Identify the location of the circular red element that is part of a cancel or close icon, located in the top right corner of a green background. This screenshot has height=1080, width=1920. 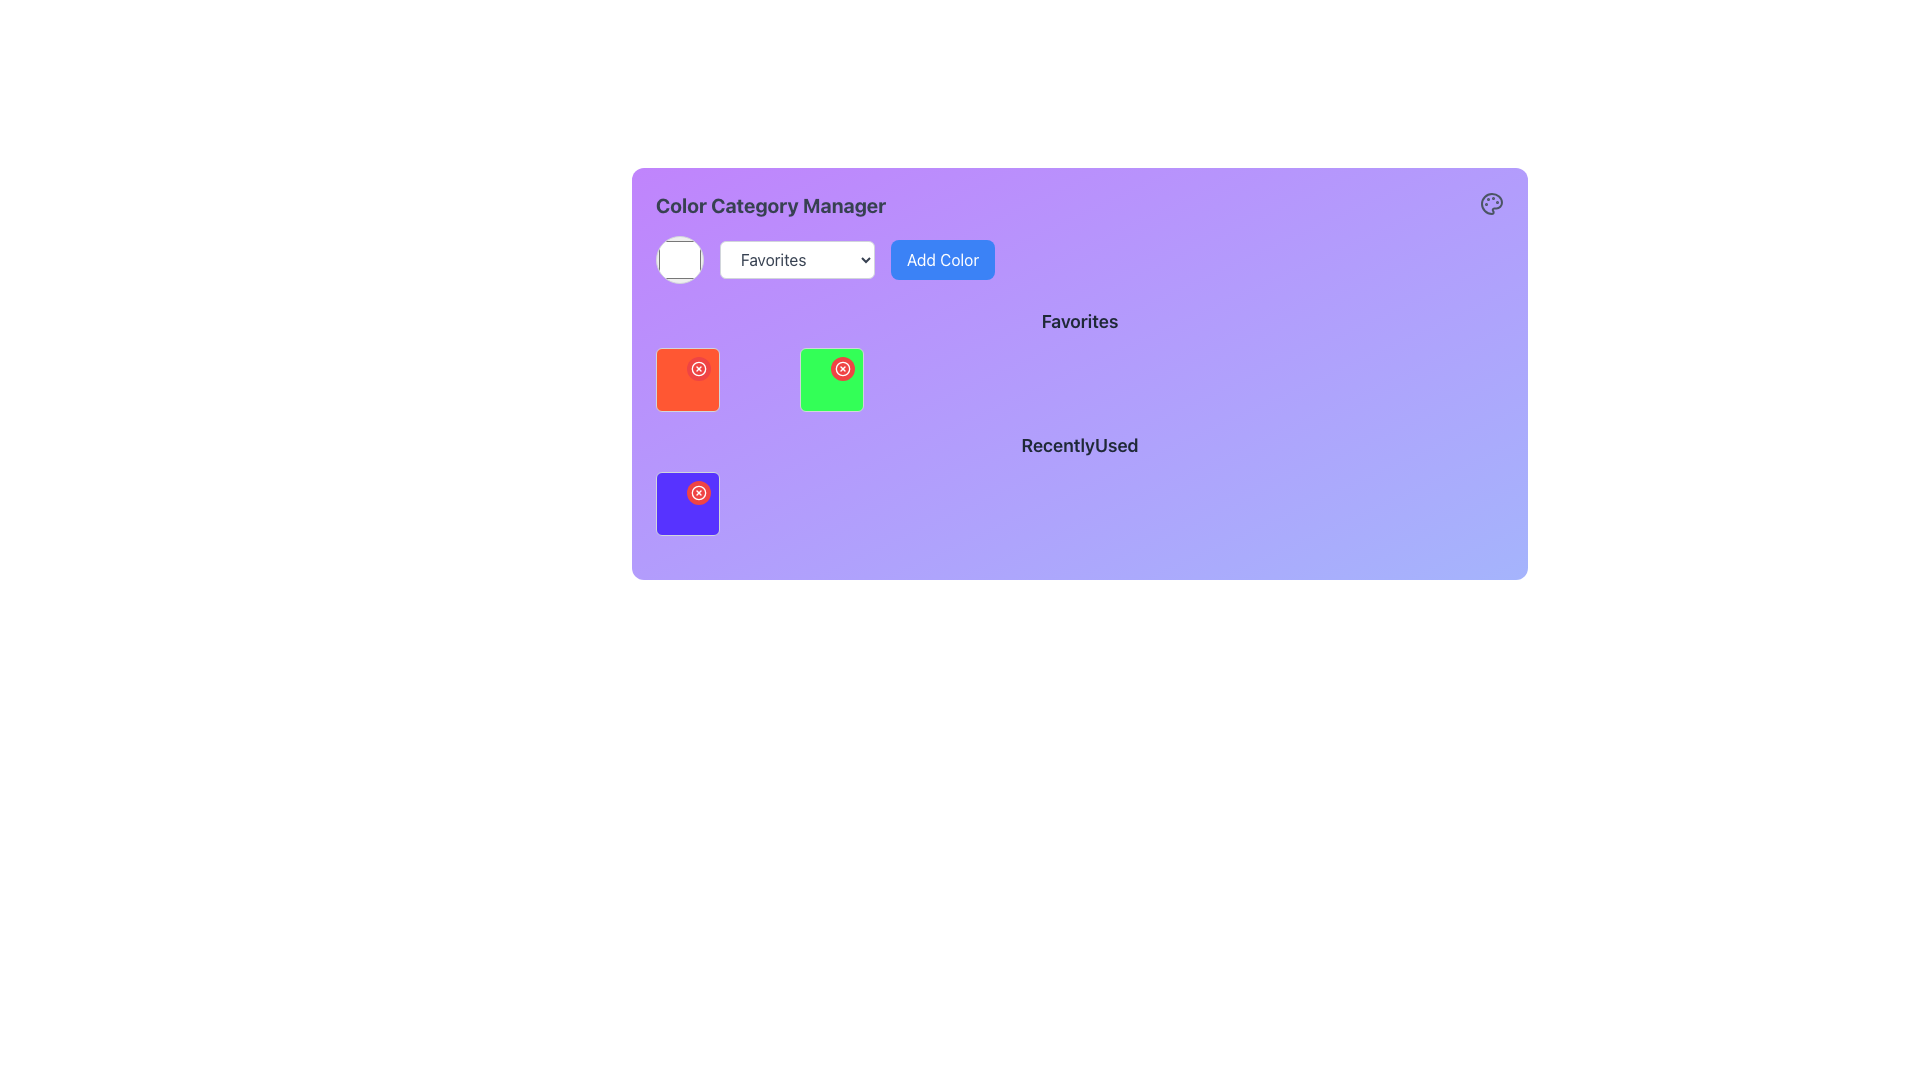
(699, 493).